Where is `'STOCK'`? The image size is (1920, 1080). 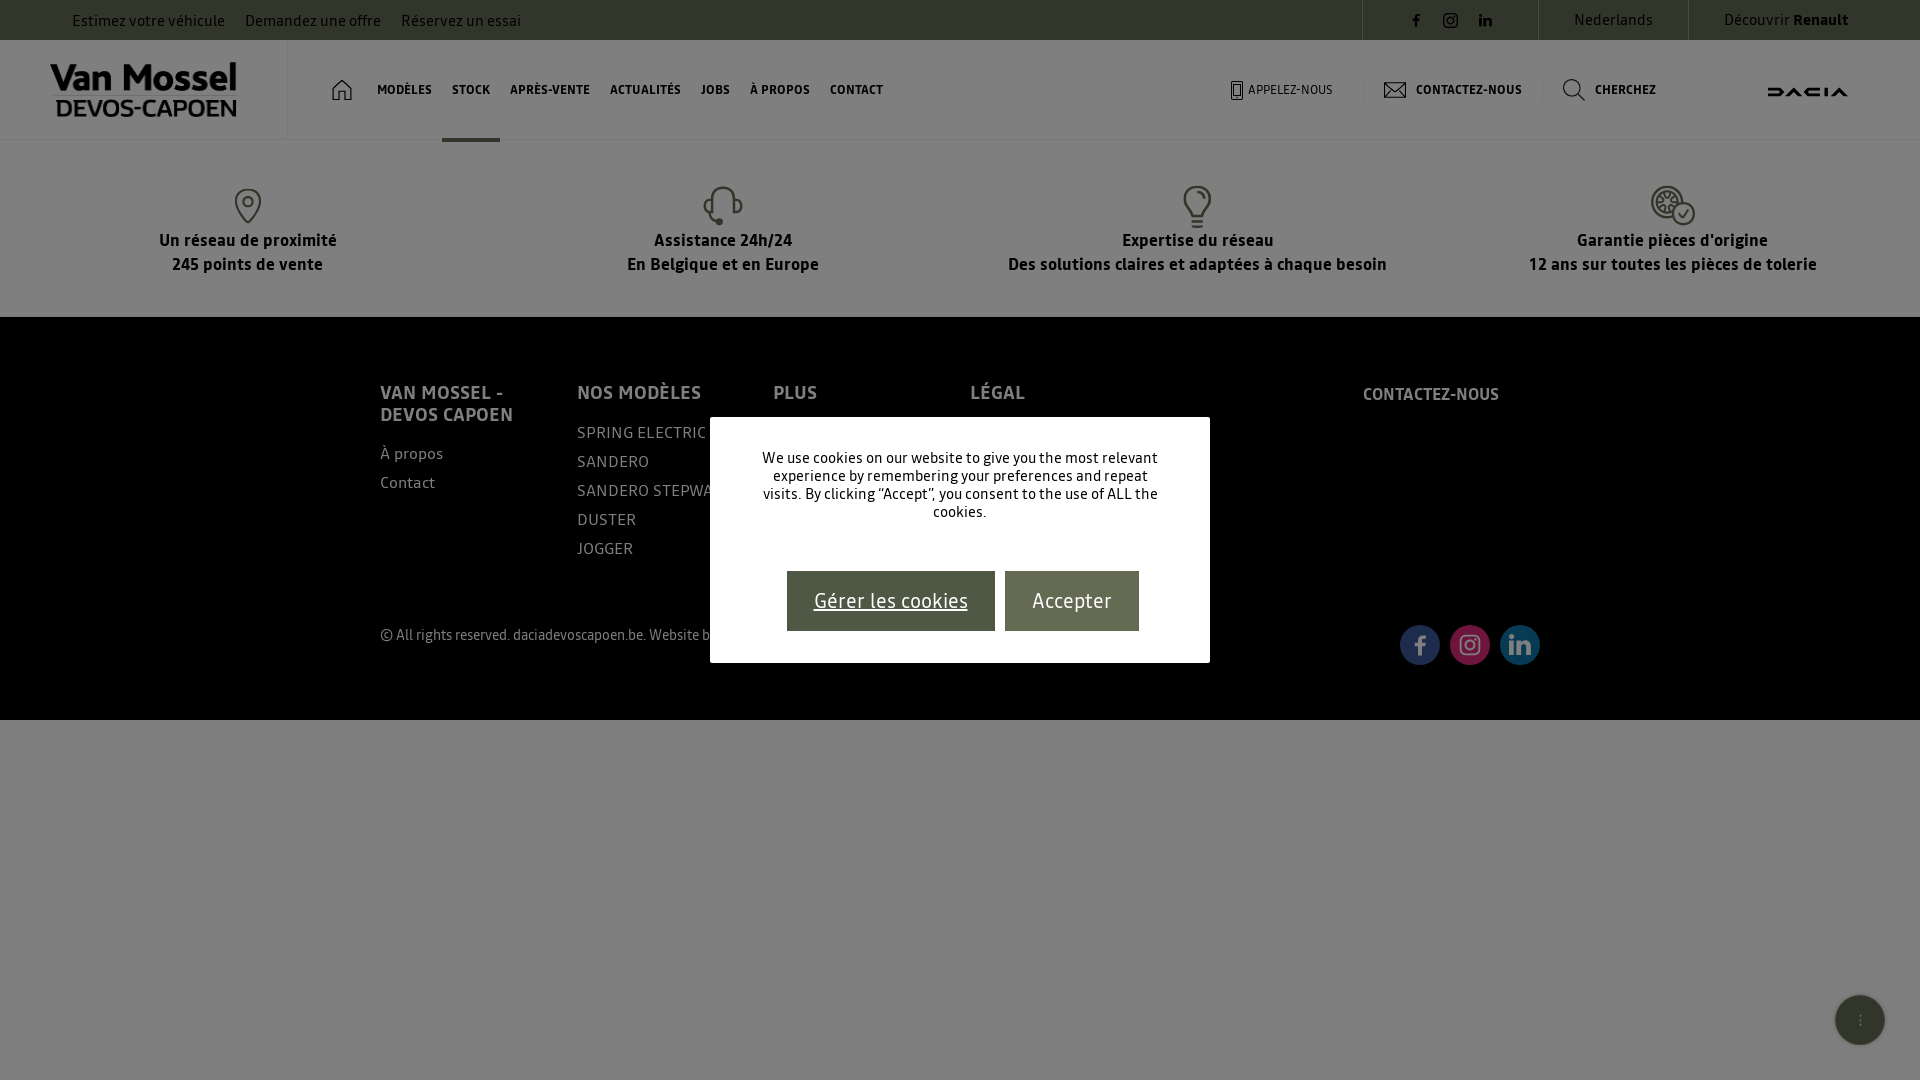 'STOCK' is located at coordinates (469, 88).